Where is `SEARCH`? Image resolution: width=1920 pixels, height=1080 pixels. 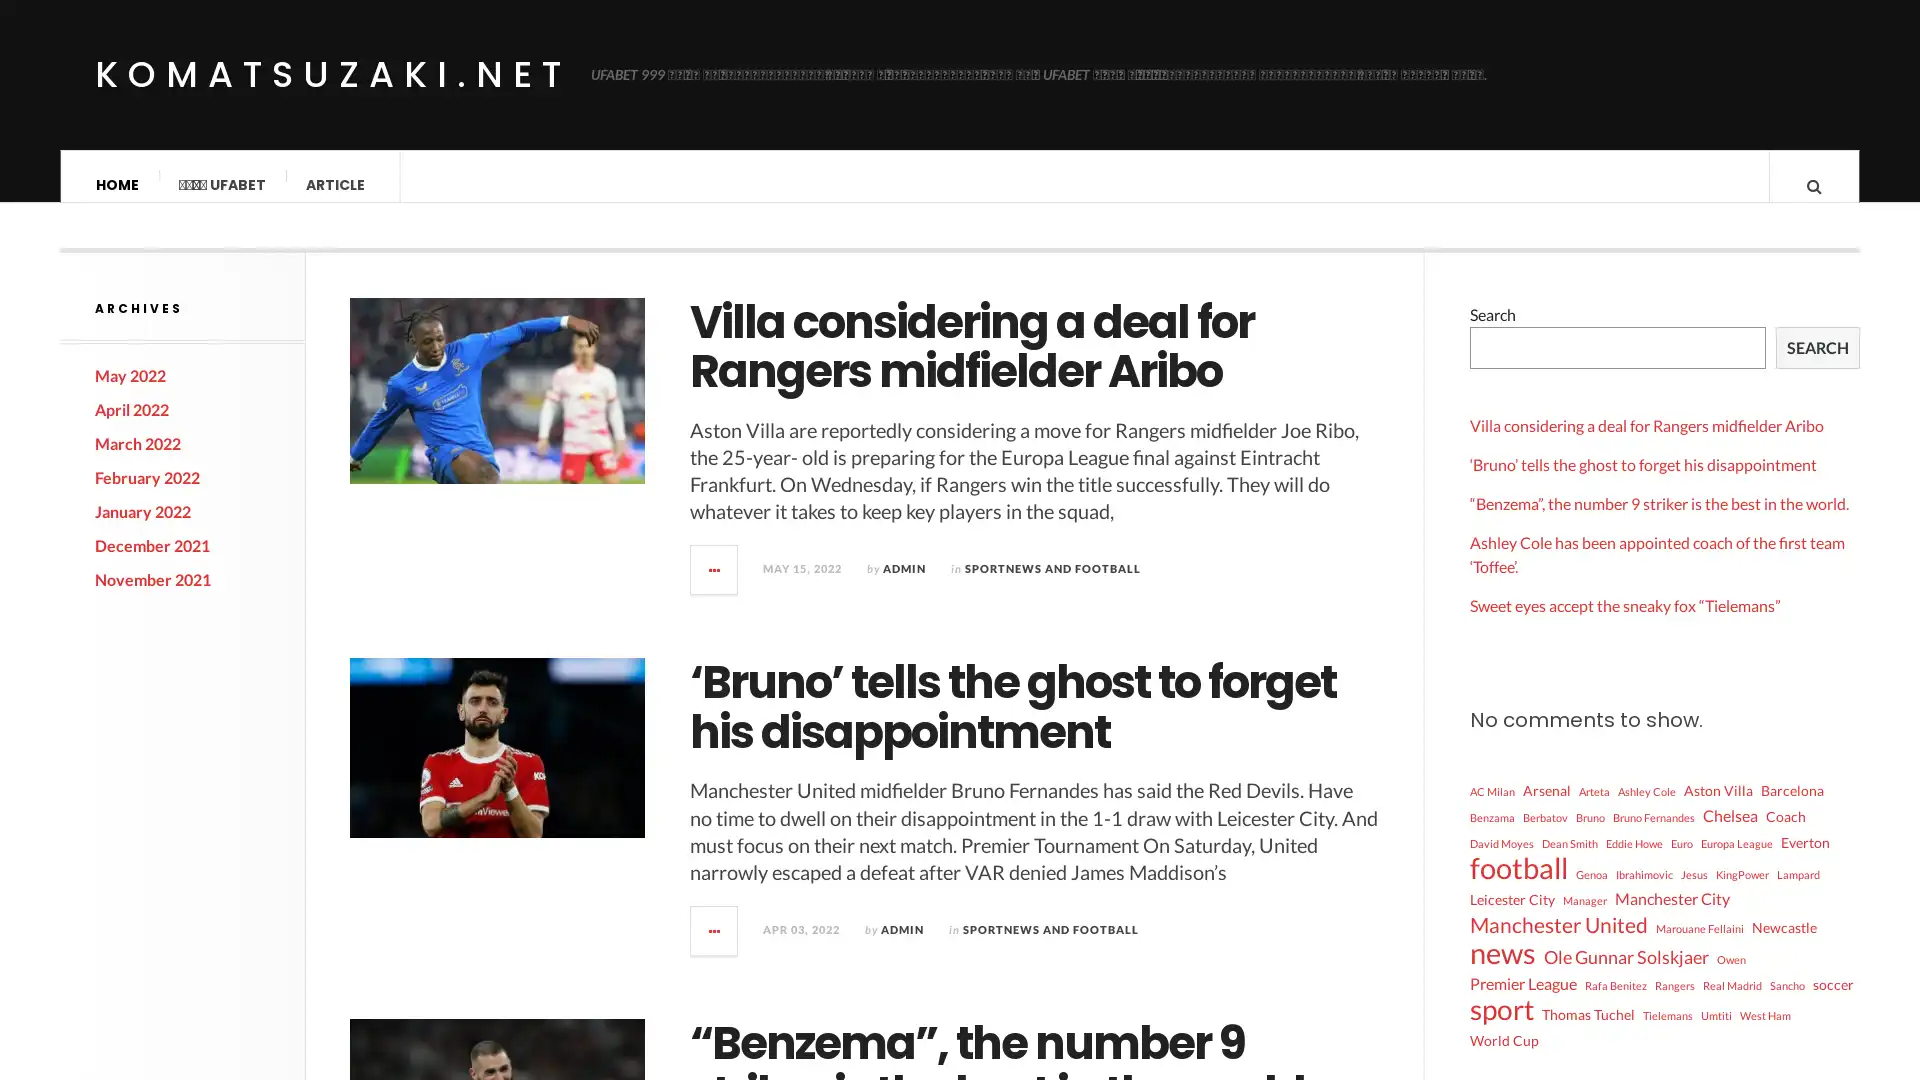
SEARCH is located at coordinates (1818, 365).